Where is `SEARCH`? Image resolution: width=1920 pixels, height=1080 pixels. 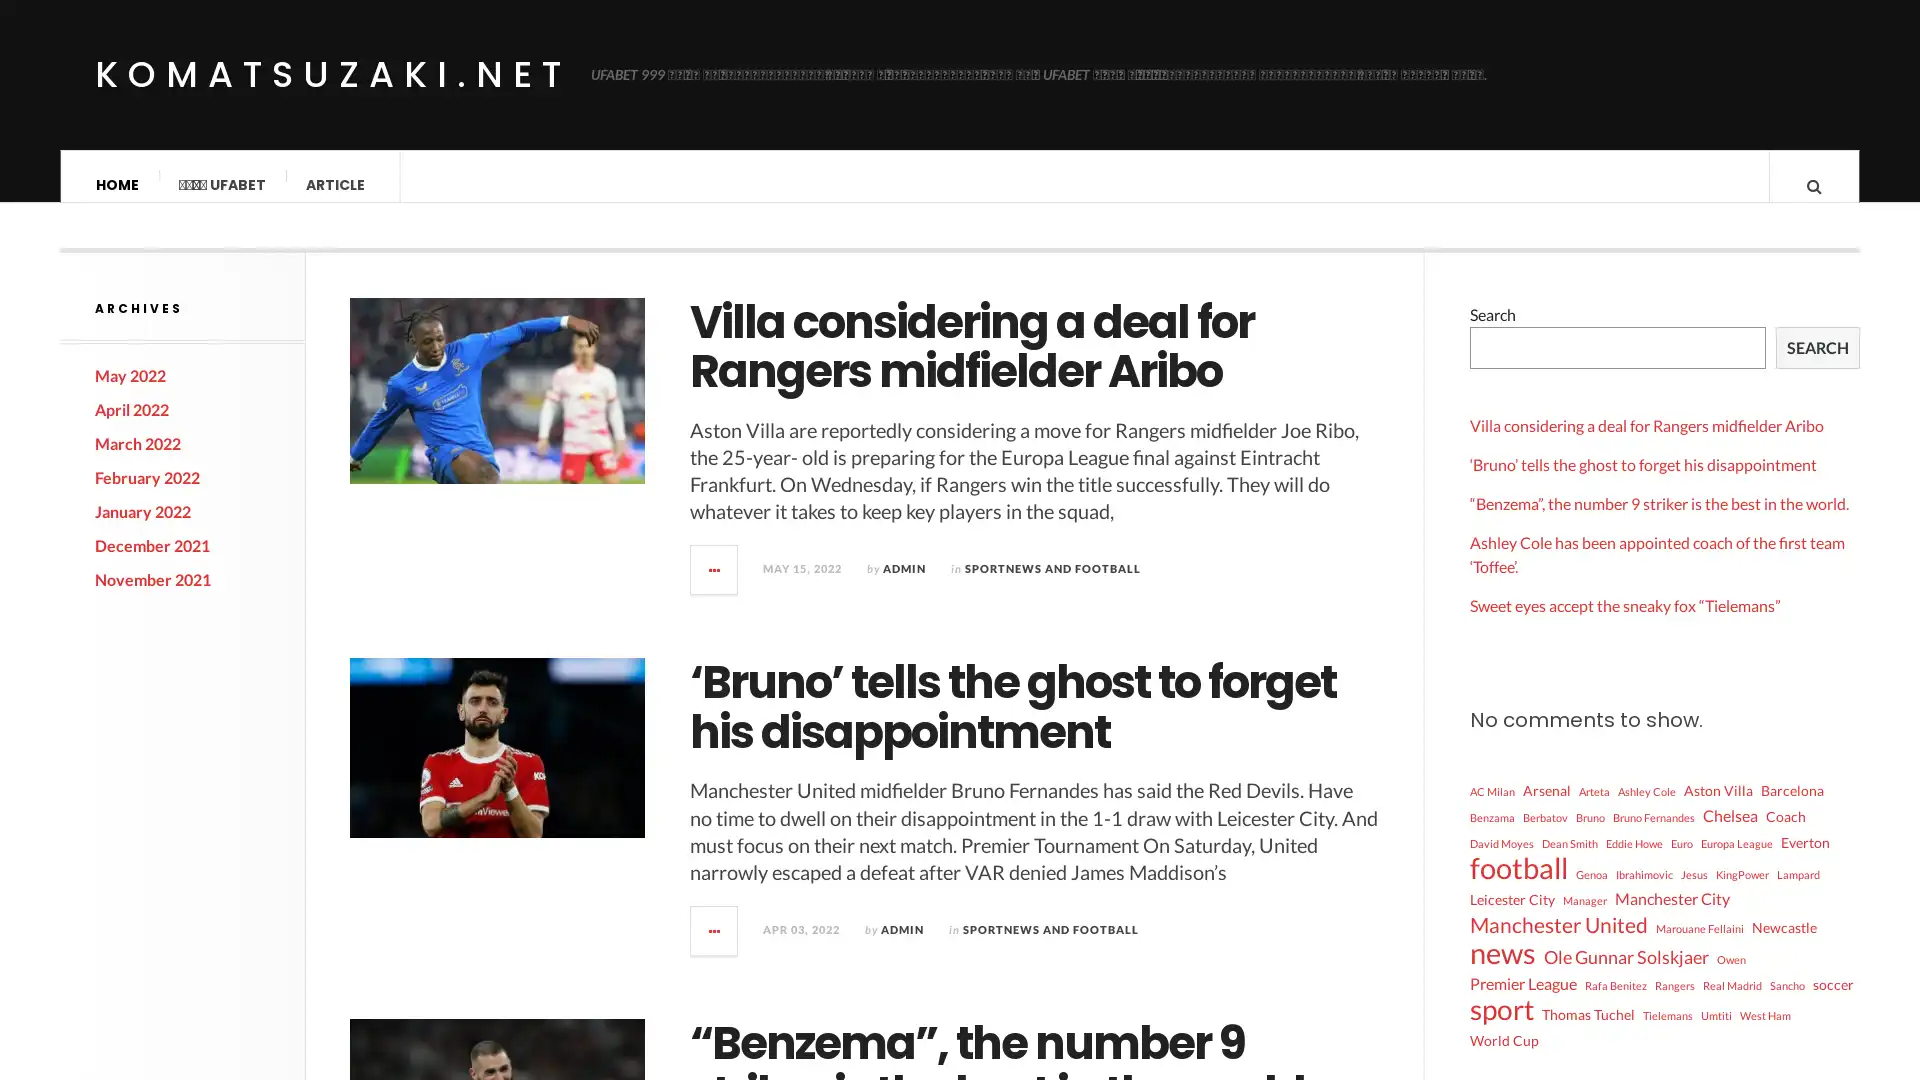
SEARCH is located at coordinates (1818, 365).